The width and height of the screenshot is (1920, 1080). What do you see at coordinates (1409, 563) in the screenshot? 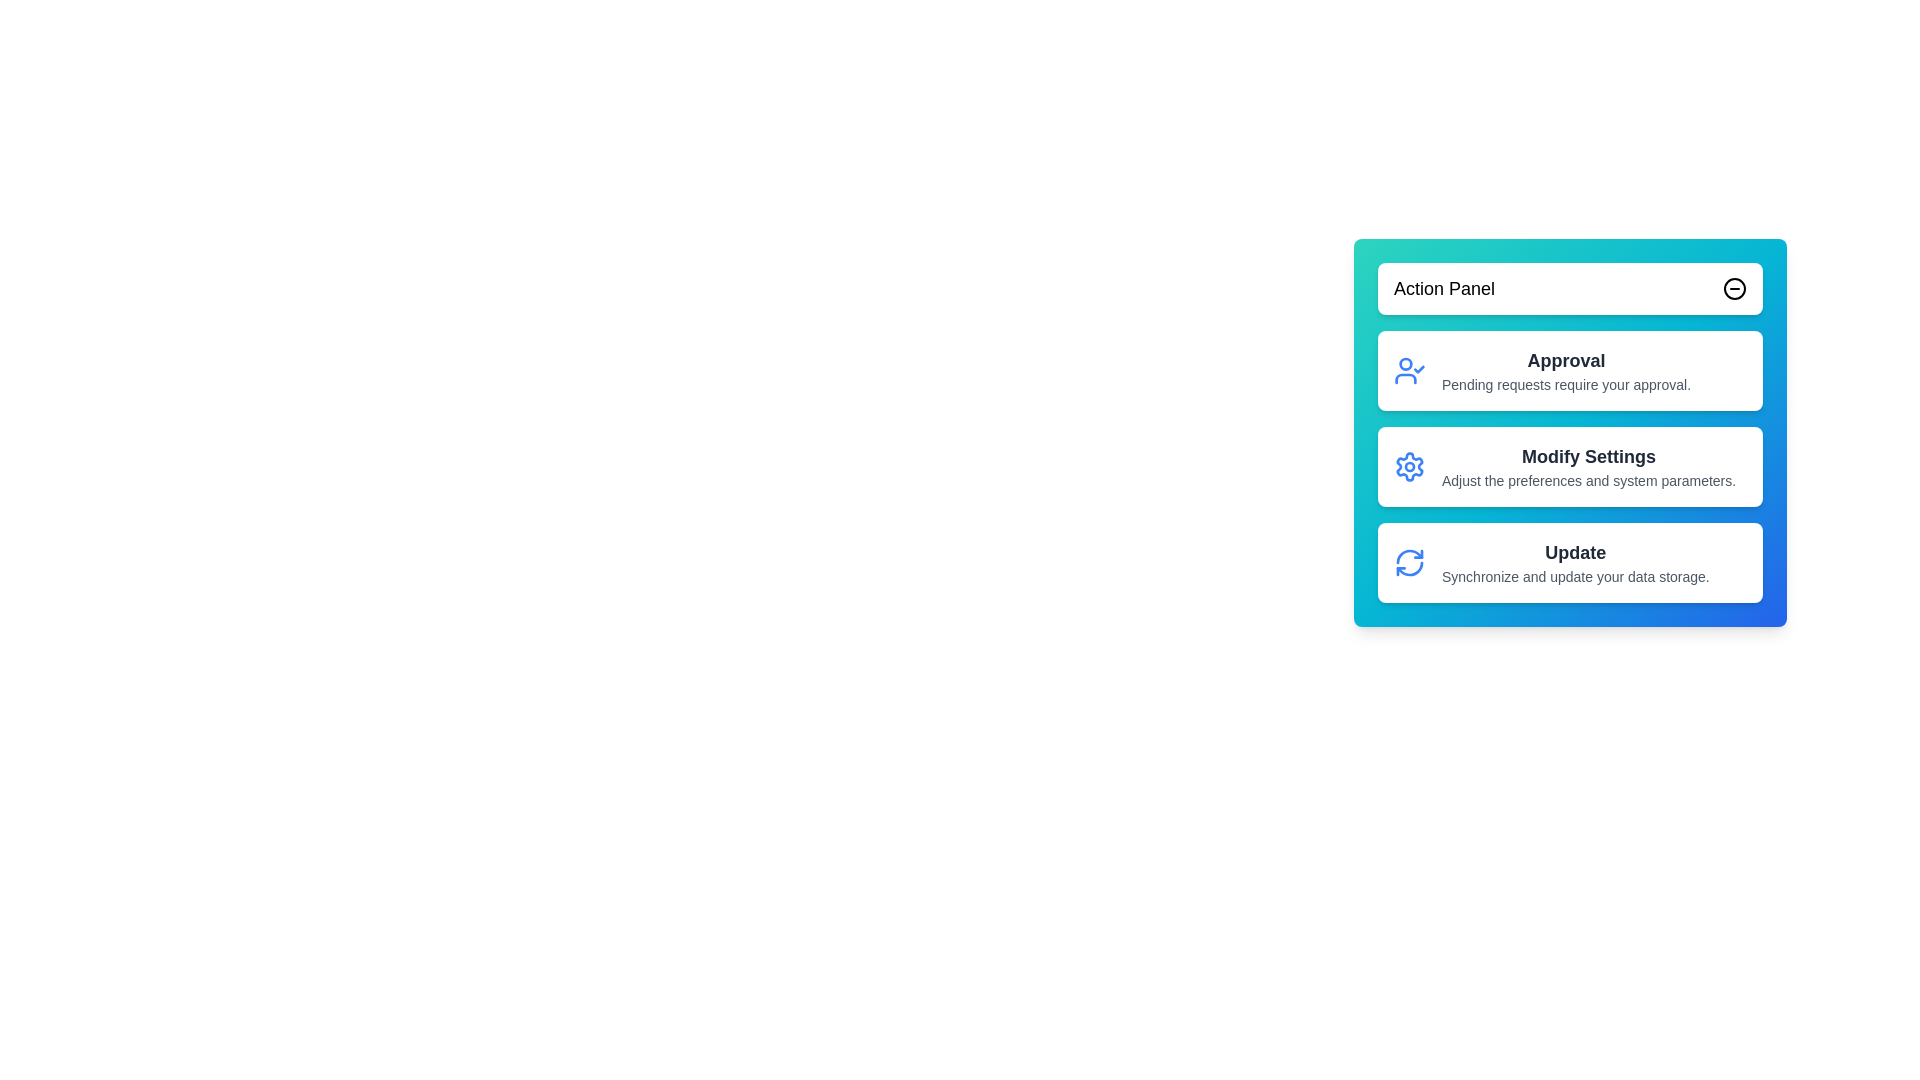
I see `the icon associated with the action Update` at bounding box center [1409, 563].